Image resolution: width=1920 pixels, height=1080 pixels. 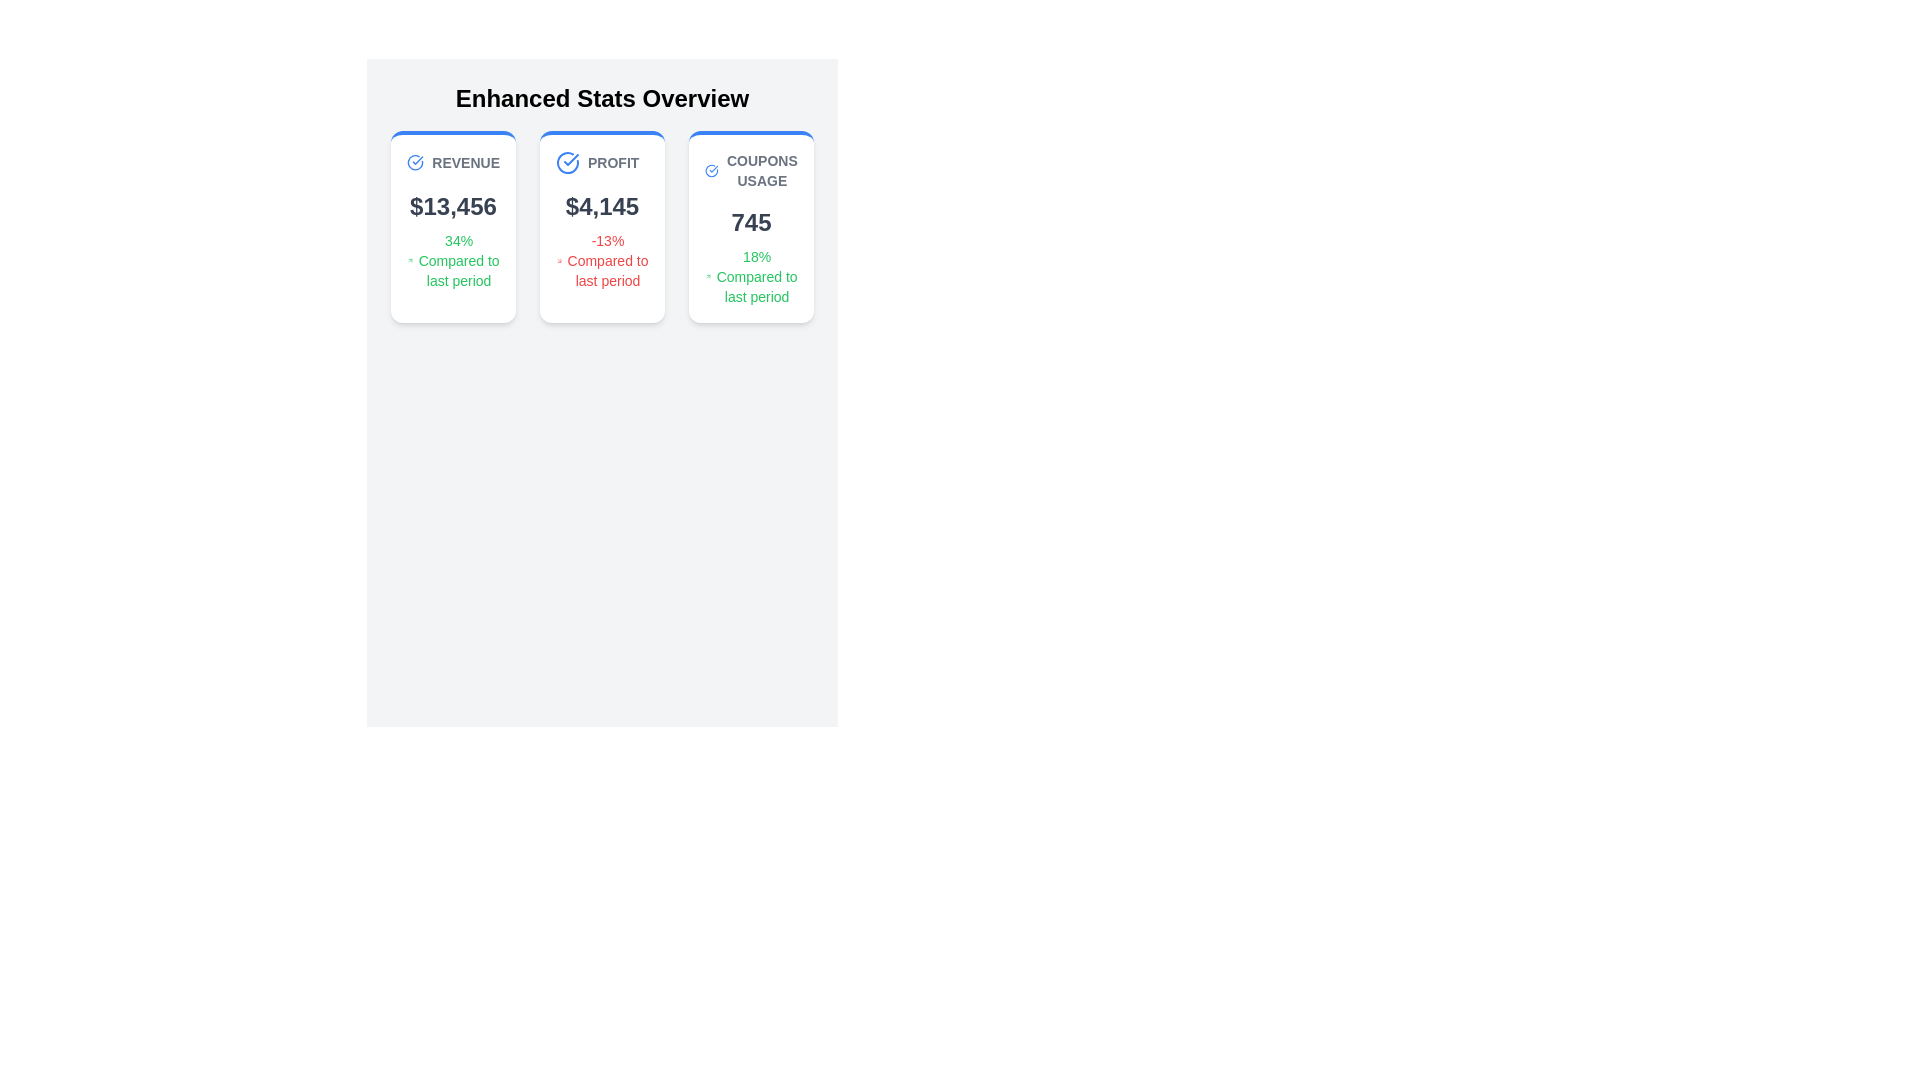 I want to click on the informational card titled 'COUPONS USAGE', which features a white background, rounded corners, a blue stripe at the top, and contains the number '745' and an annotation about usage compared to the last period, so click(x=750, y=226).